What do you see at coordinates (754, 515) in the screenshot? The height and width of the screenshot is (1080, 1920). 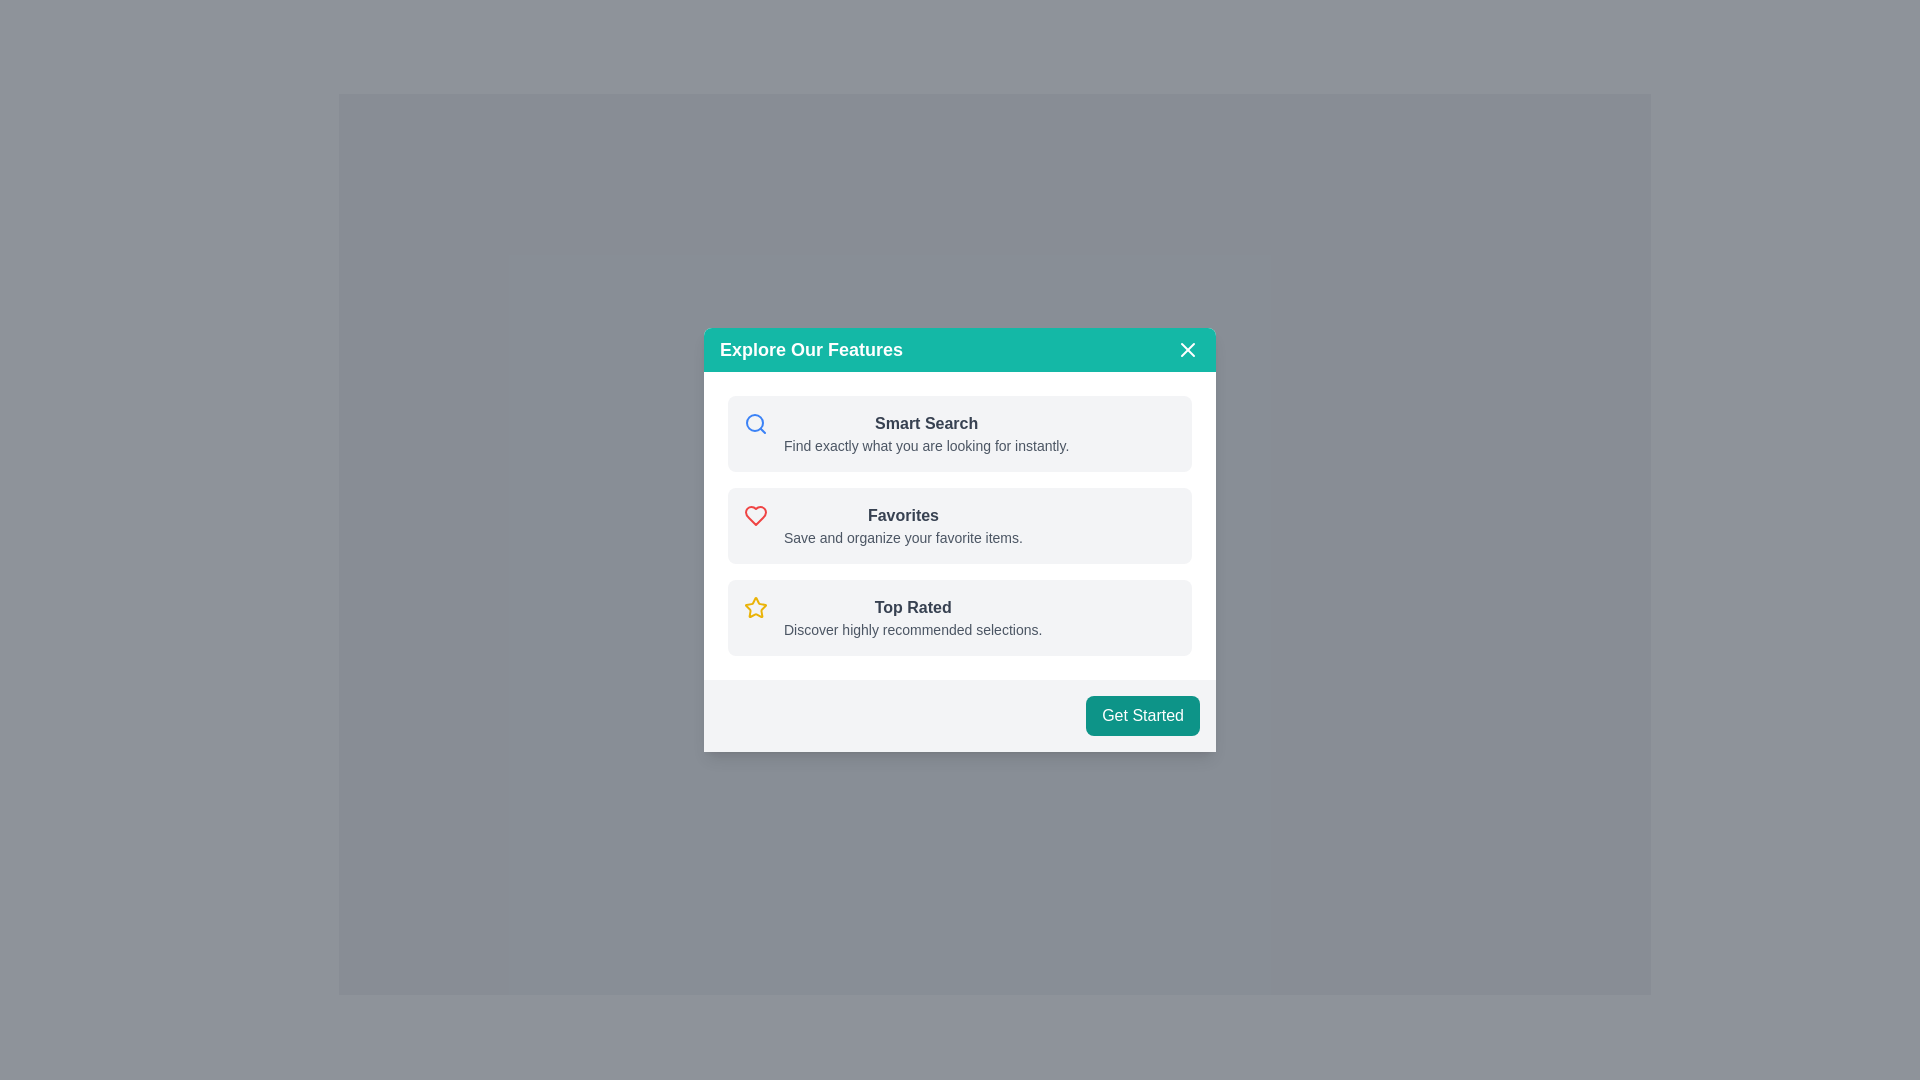 I see `the heart-shaped icon with a modern outlined design and red-colored border located in the 'Favorites' section of the popup interface` at bounding box center [754, 515].